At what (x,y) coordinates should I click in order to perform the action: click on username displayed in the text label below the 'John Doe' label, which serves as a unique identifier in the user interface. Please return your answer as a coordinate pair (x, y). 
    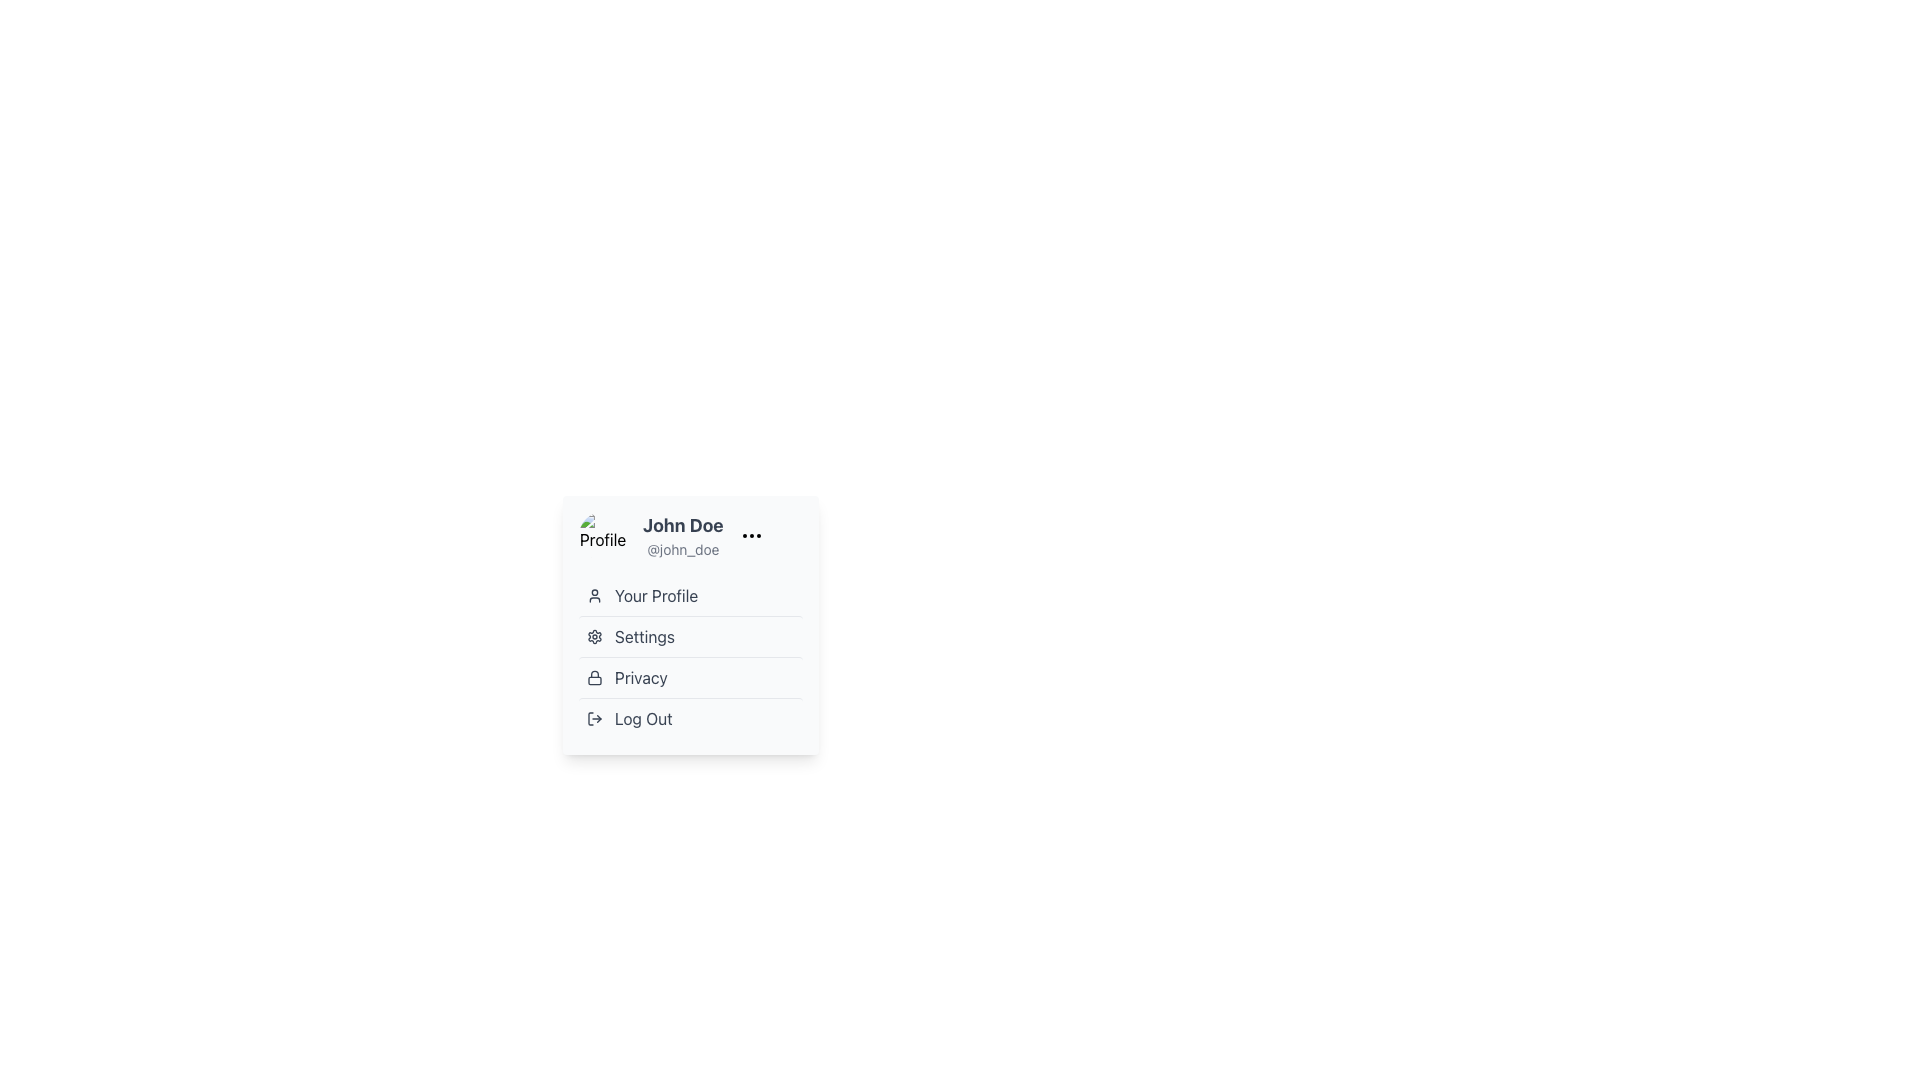
    Looking at the image, I should click on (683, 550).